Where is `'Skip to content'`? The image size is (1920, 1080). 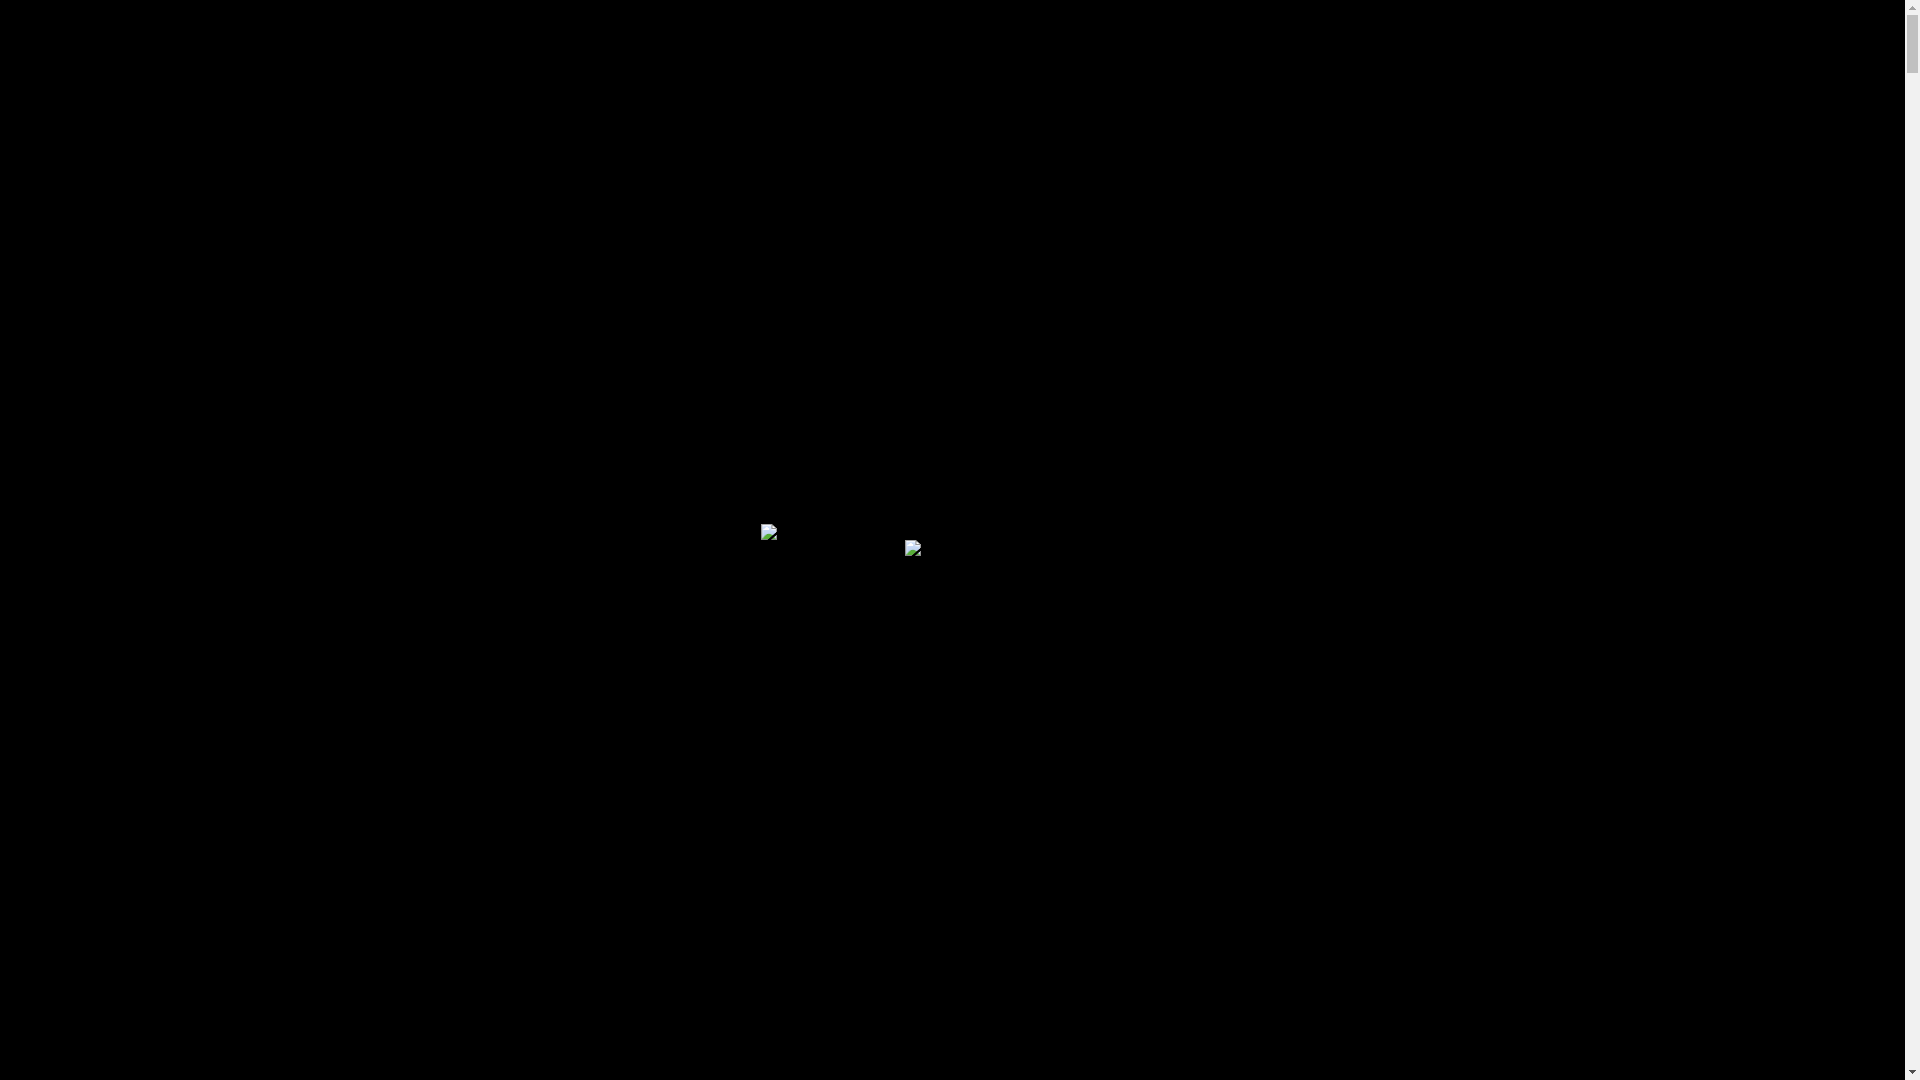 'Skip to content' is located at coordinates (8, 15).